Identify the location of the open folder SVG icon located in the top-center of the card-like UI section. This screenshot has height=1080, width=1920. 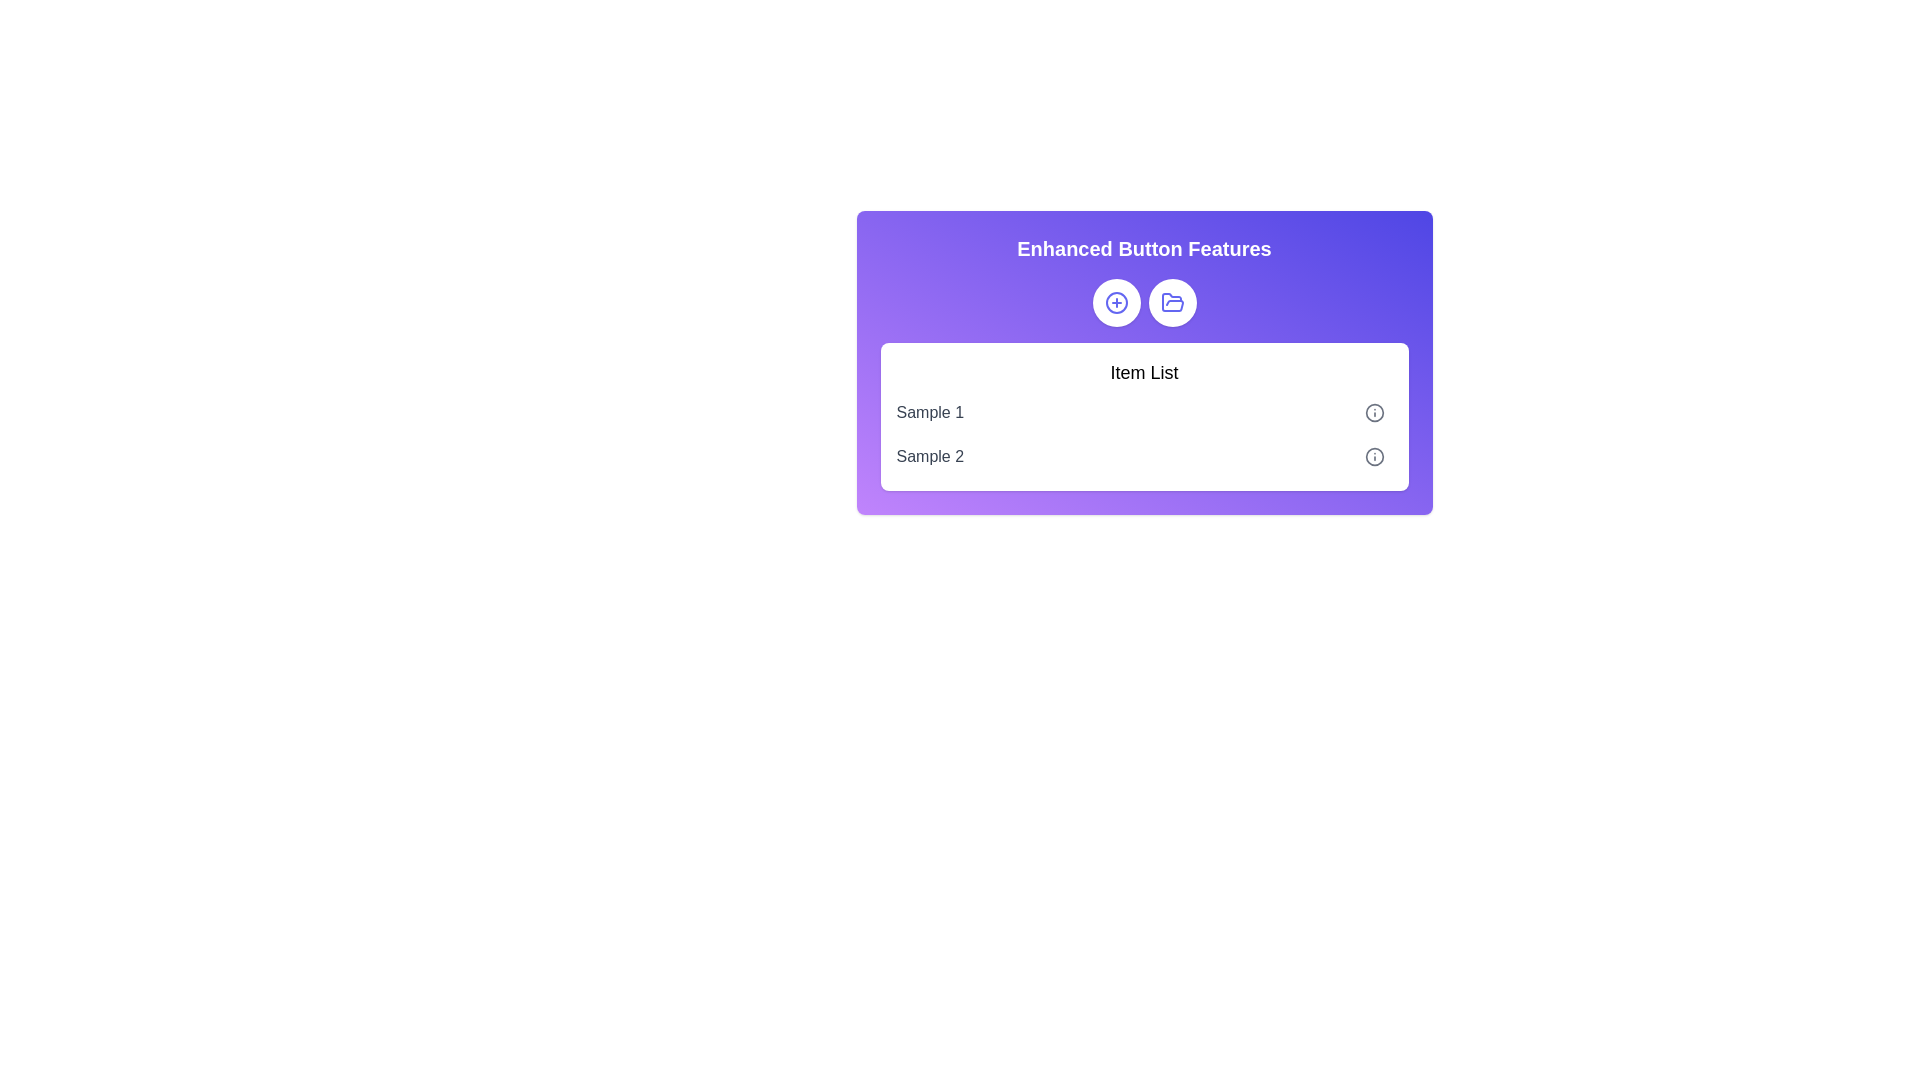
(1172, 302).